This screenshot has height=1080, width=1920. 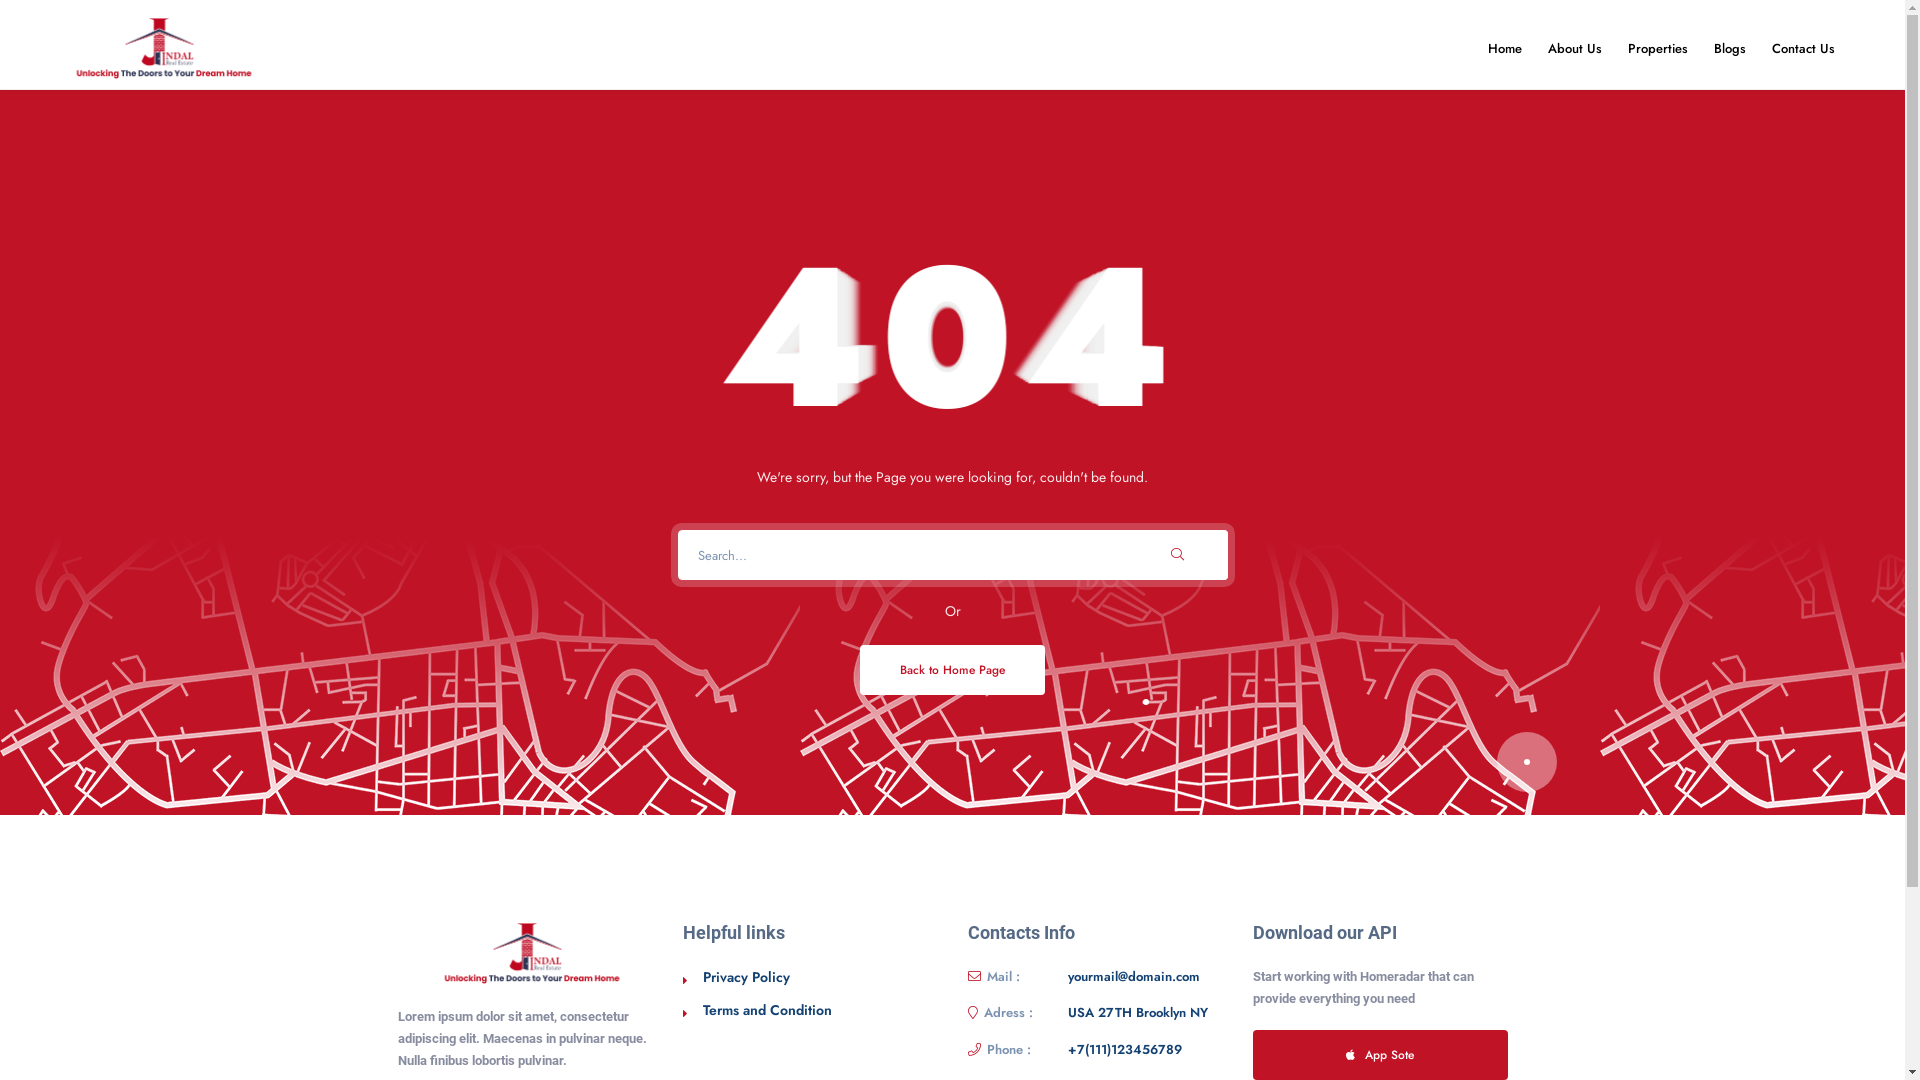 I want to click on 'Back to Home Page', so click(x=951, y=670).